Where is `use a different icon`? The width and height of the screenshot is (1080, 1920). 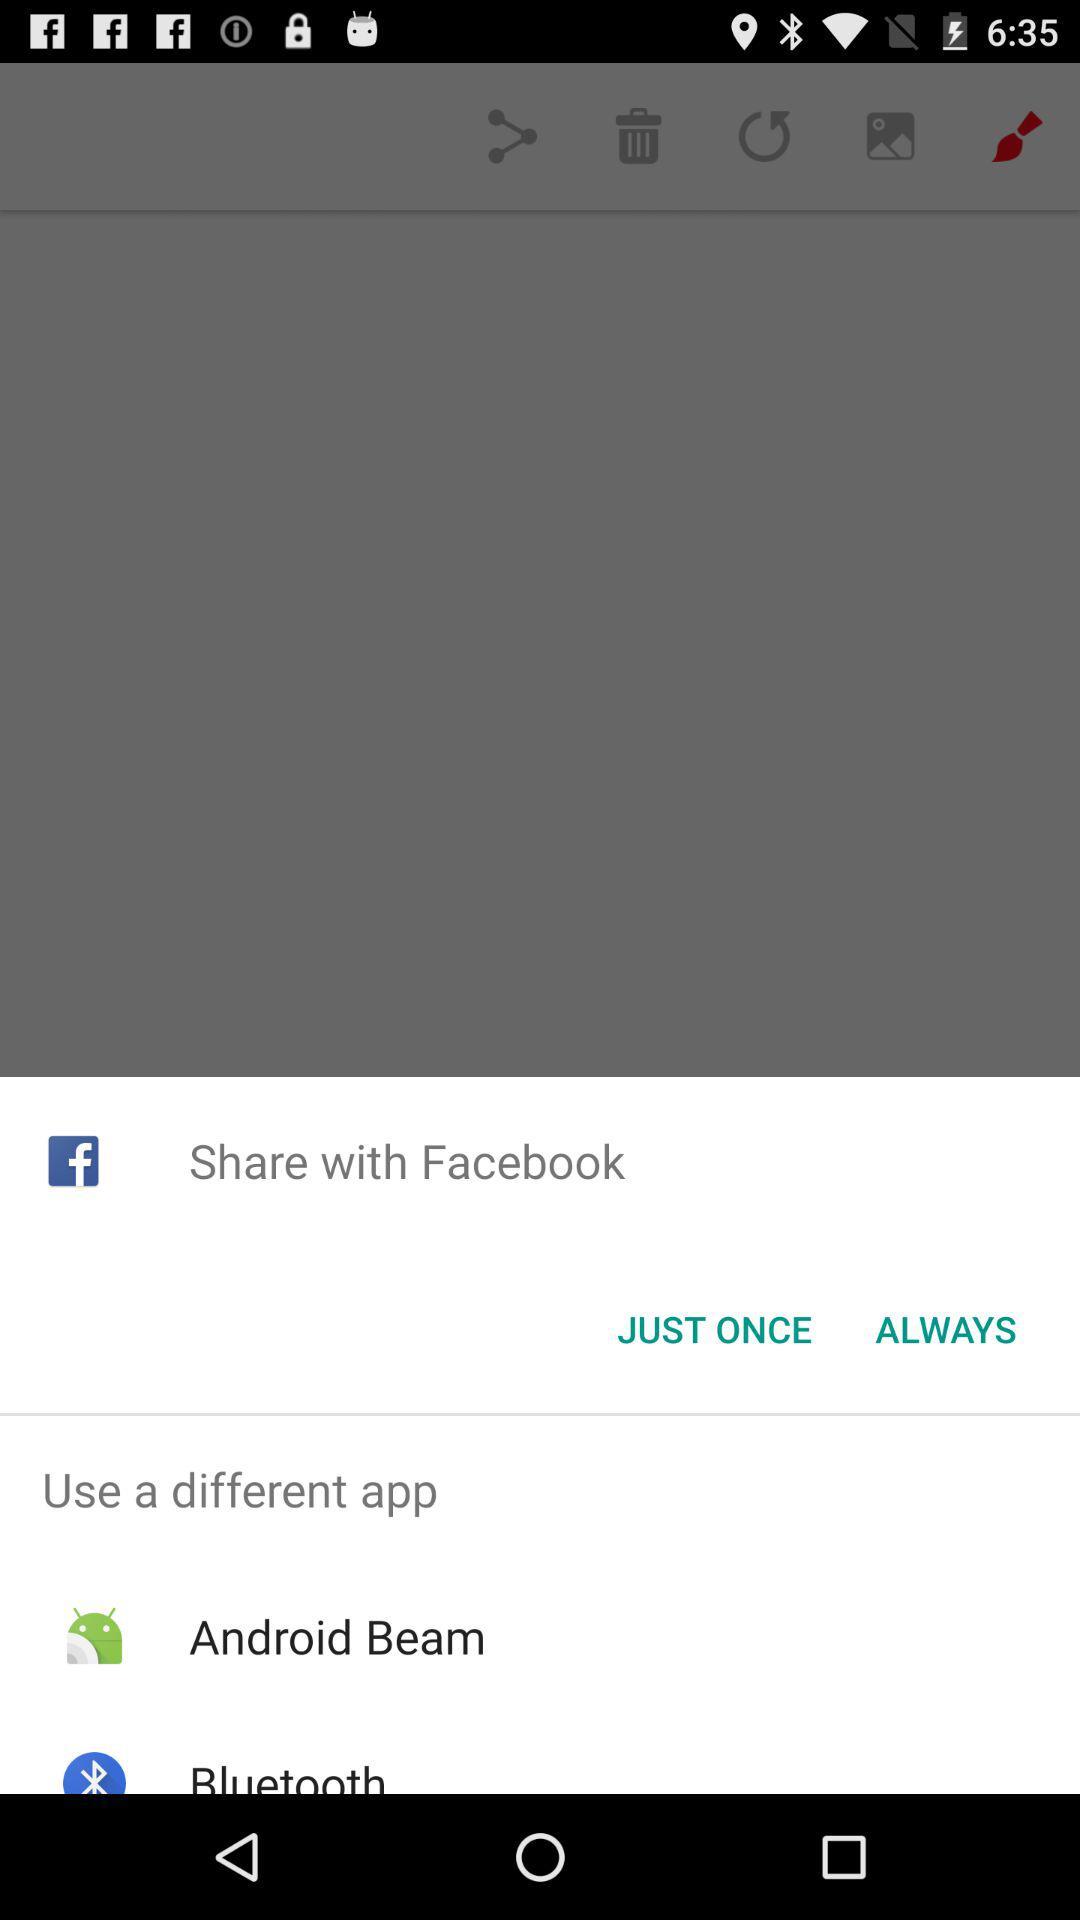 use a different icon is located at coordinates (540, 1489).